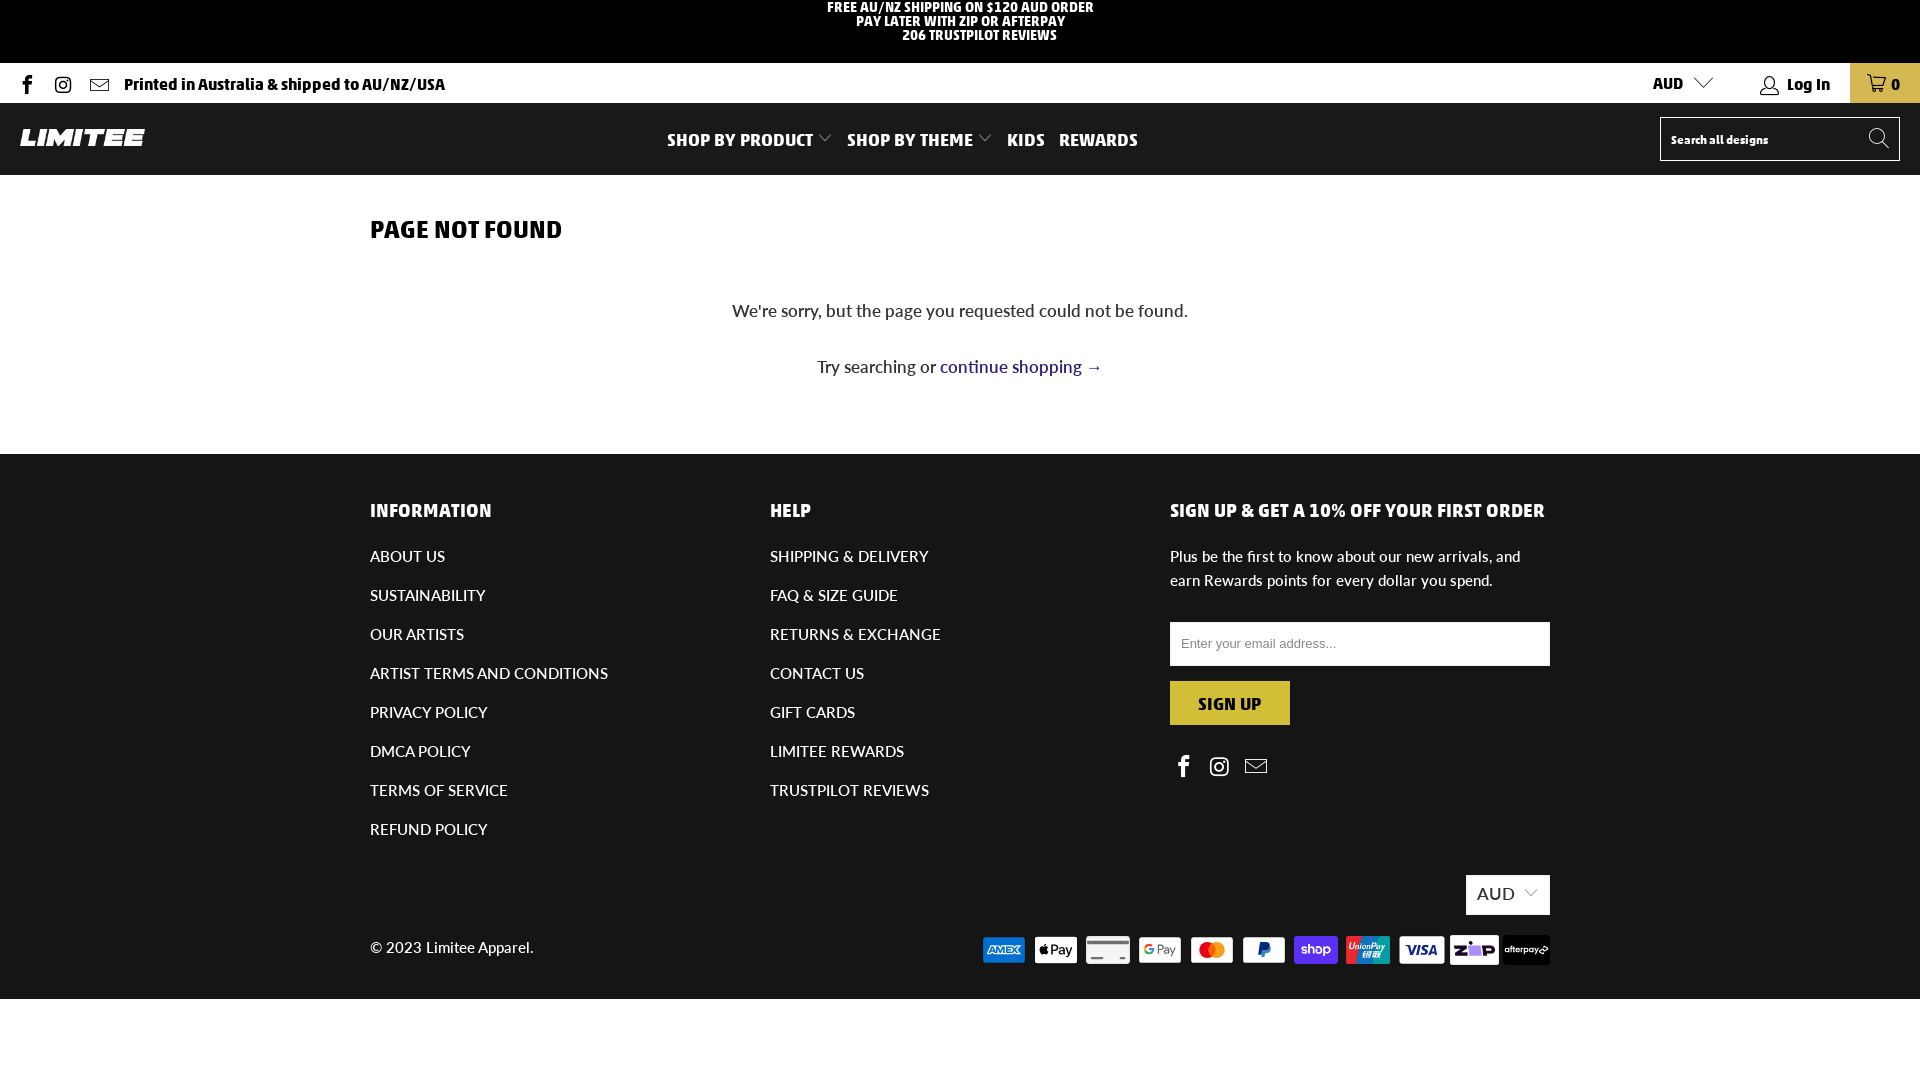 The height and width of the screenshot is (1080, 1920). I want to click on 'Limitee Apparel on Facebook', so click(1185, 766).